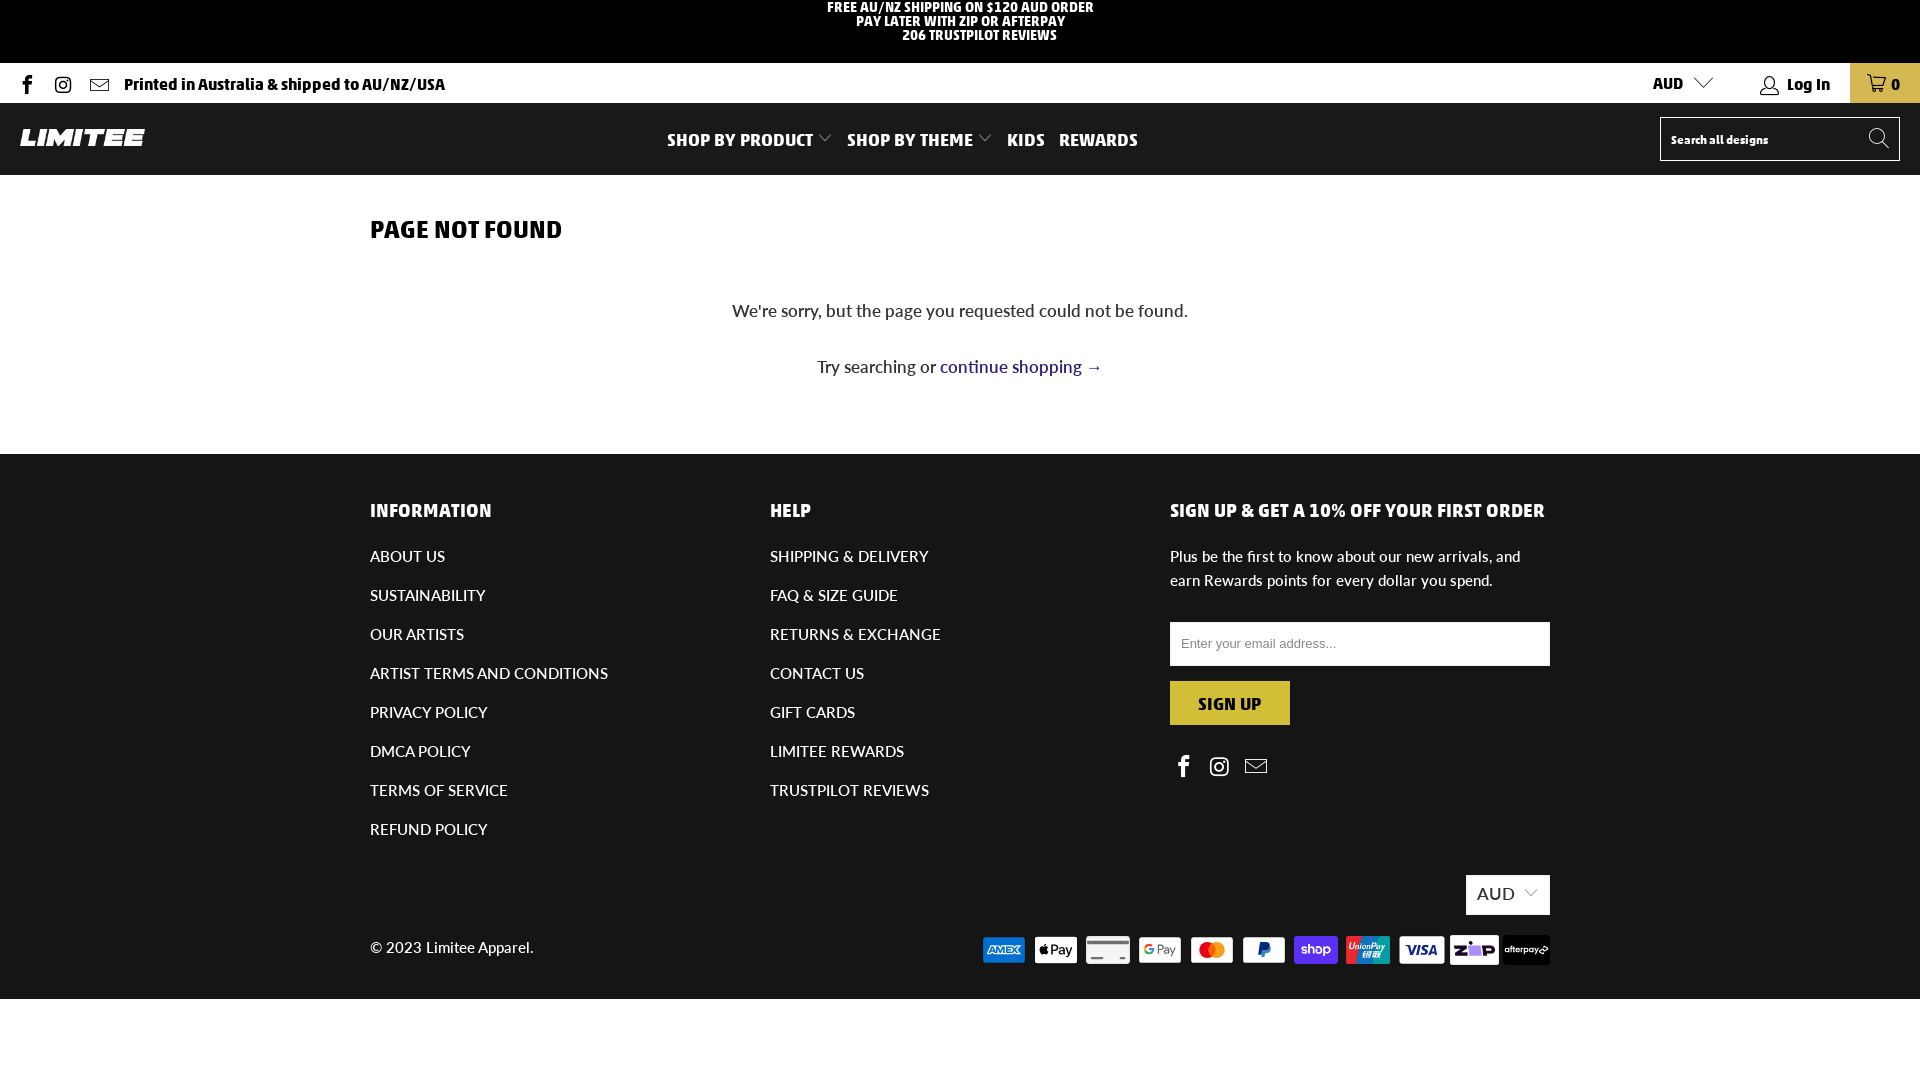 The height and width of the screenshot is (1080, 1920). I want to click on 'Limitee Apparel on Facebook', so click(1185, 766).